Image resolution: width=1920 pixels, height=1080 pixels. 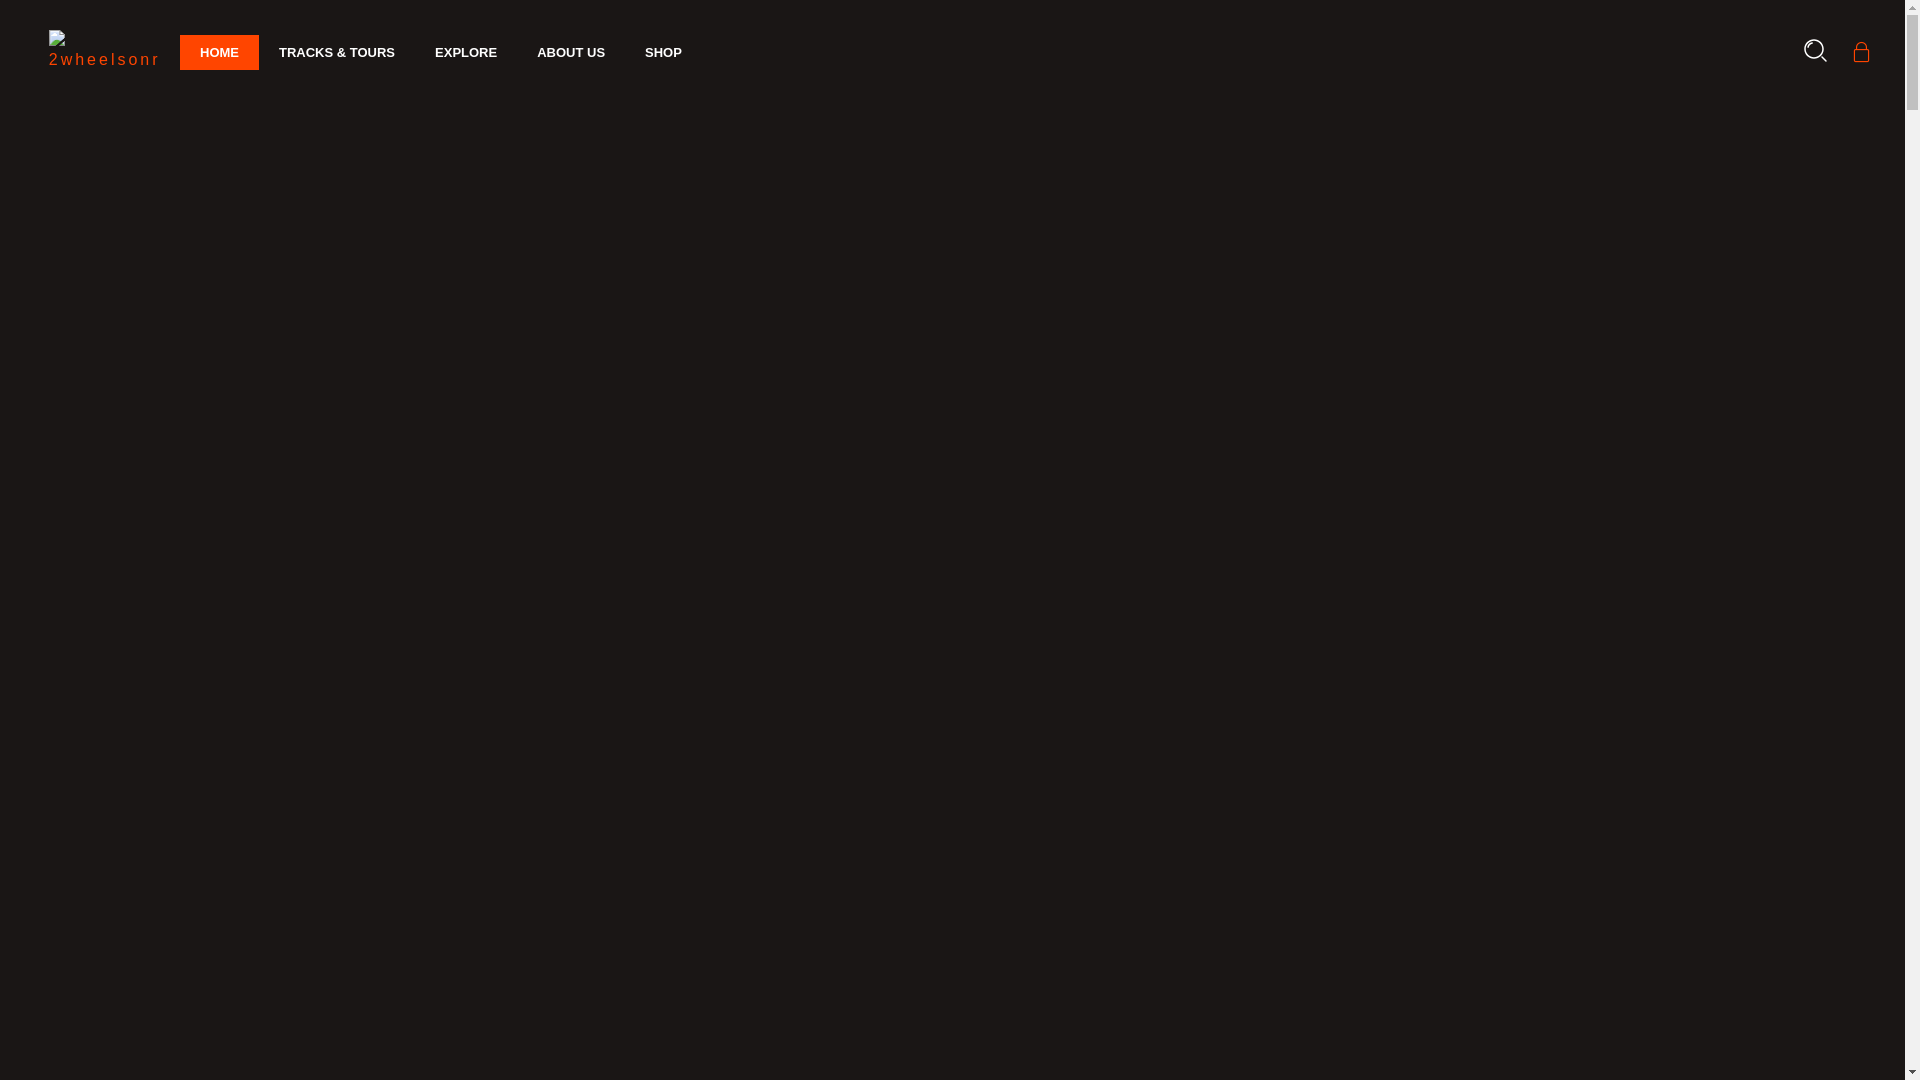 I want to click on 'HOME', so click(x=219, y=52).